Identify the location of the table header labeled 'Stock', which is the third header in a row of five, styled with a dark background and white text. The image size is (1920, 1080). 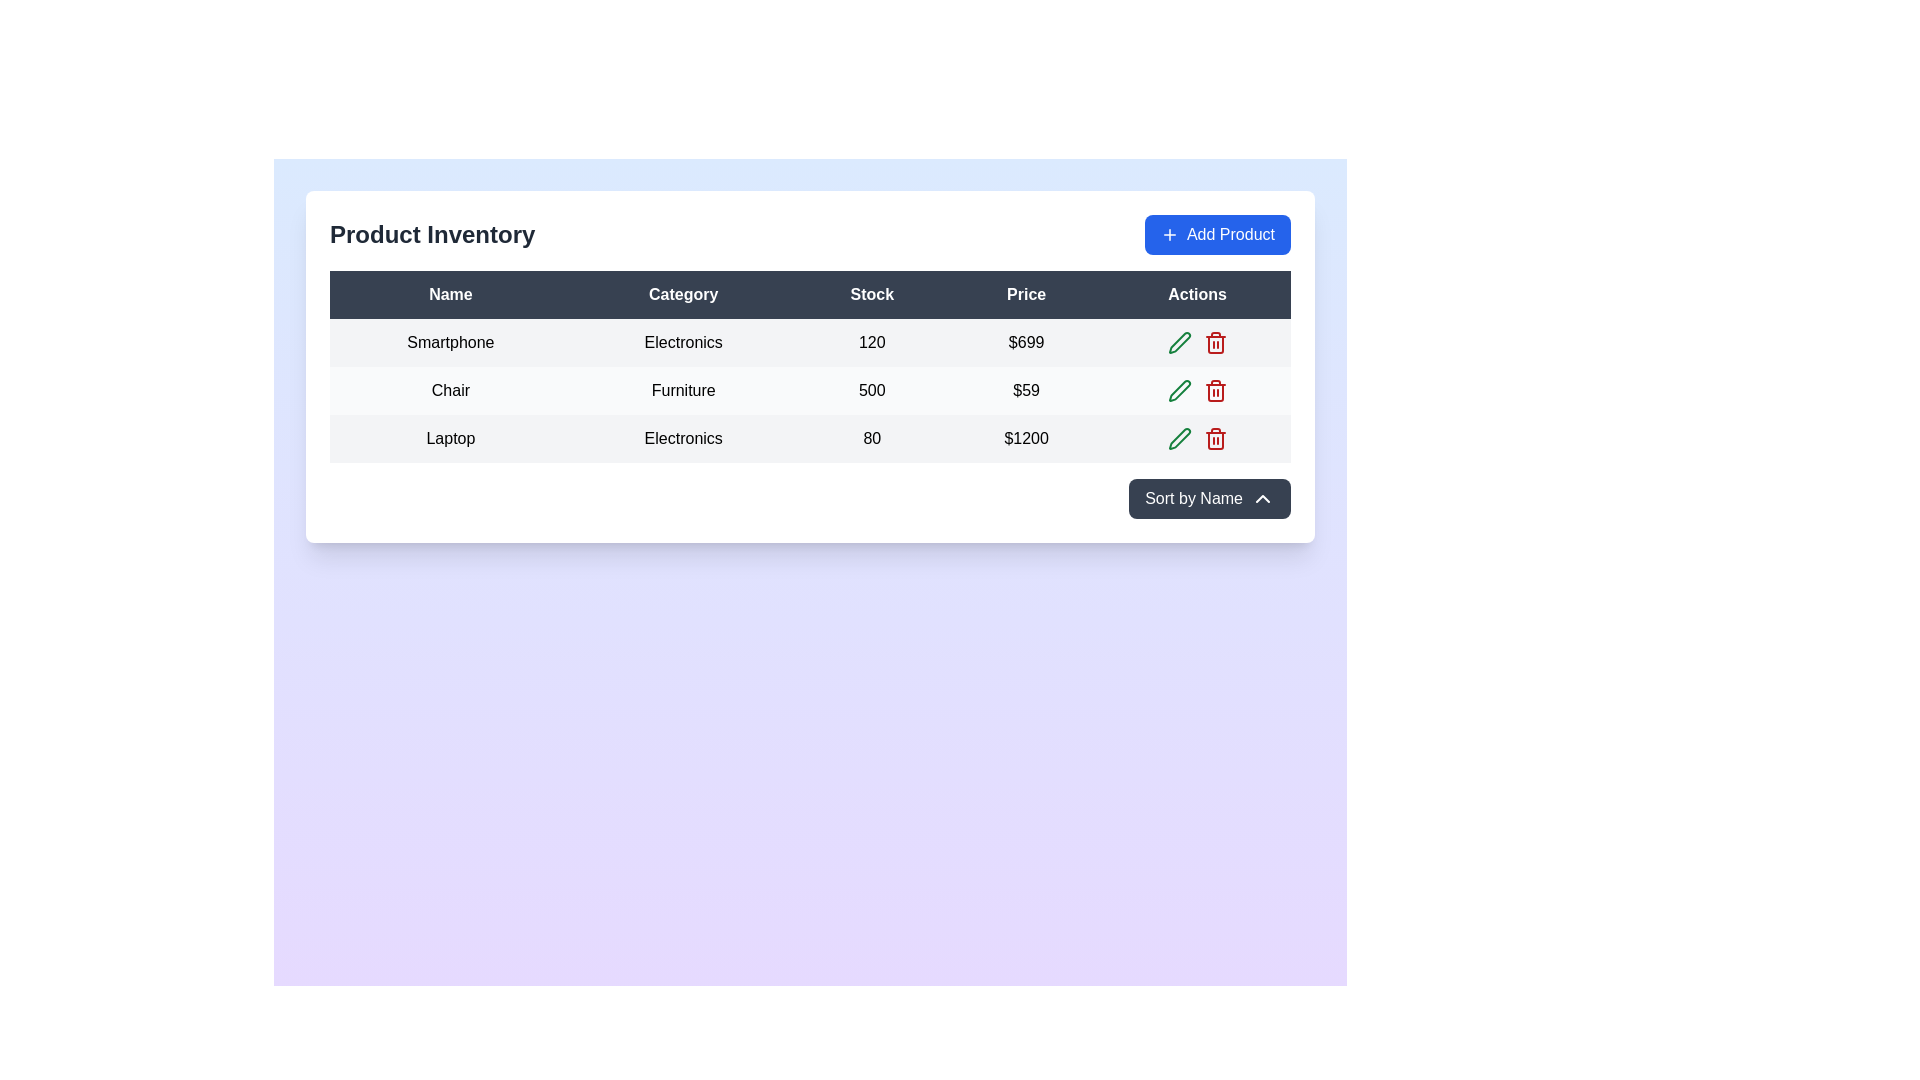
(872, 294).